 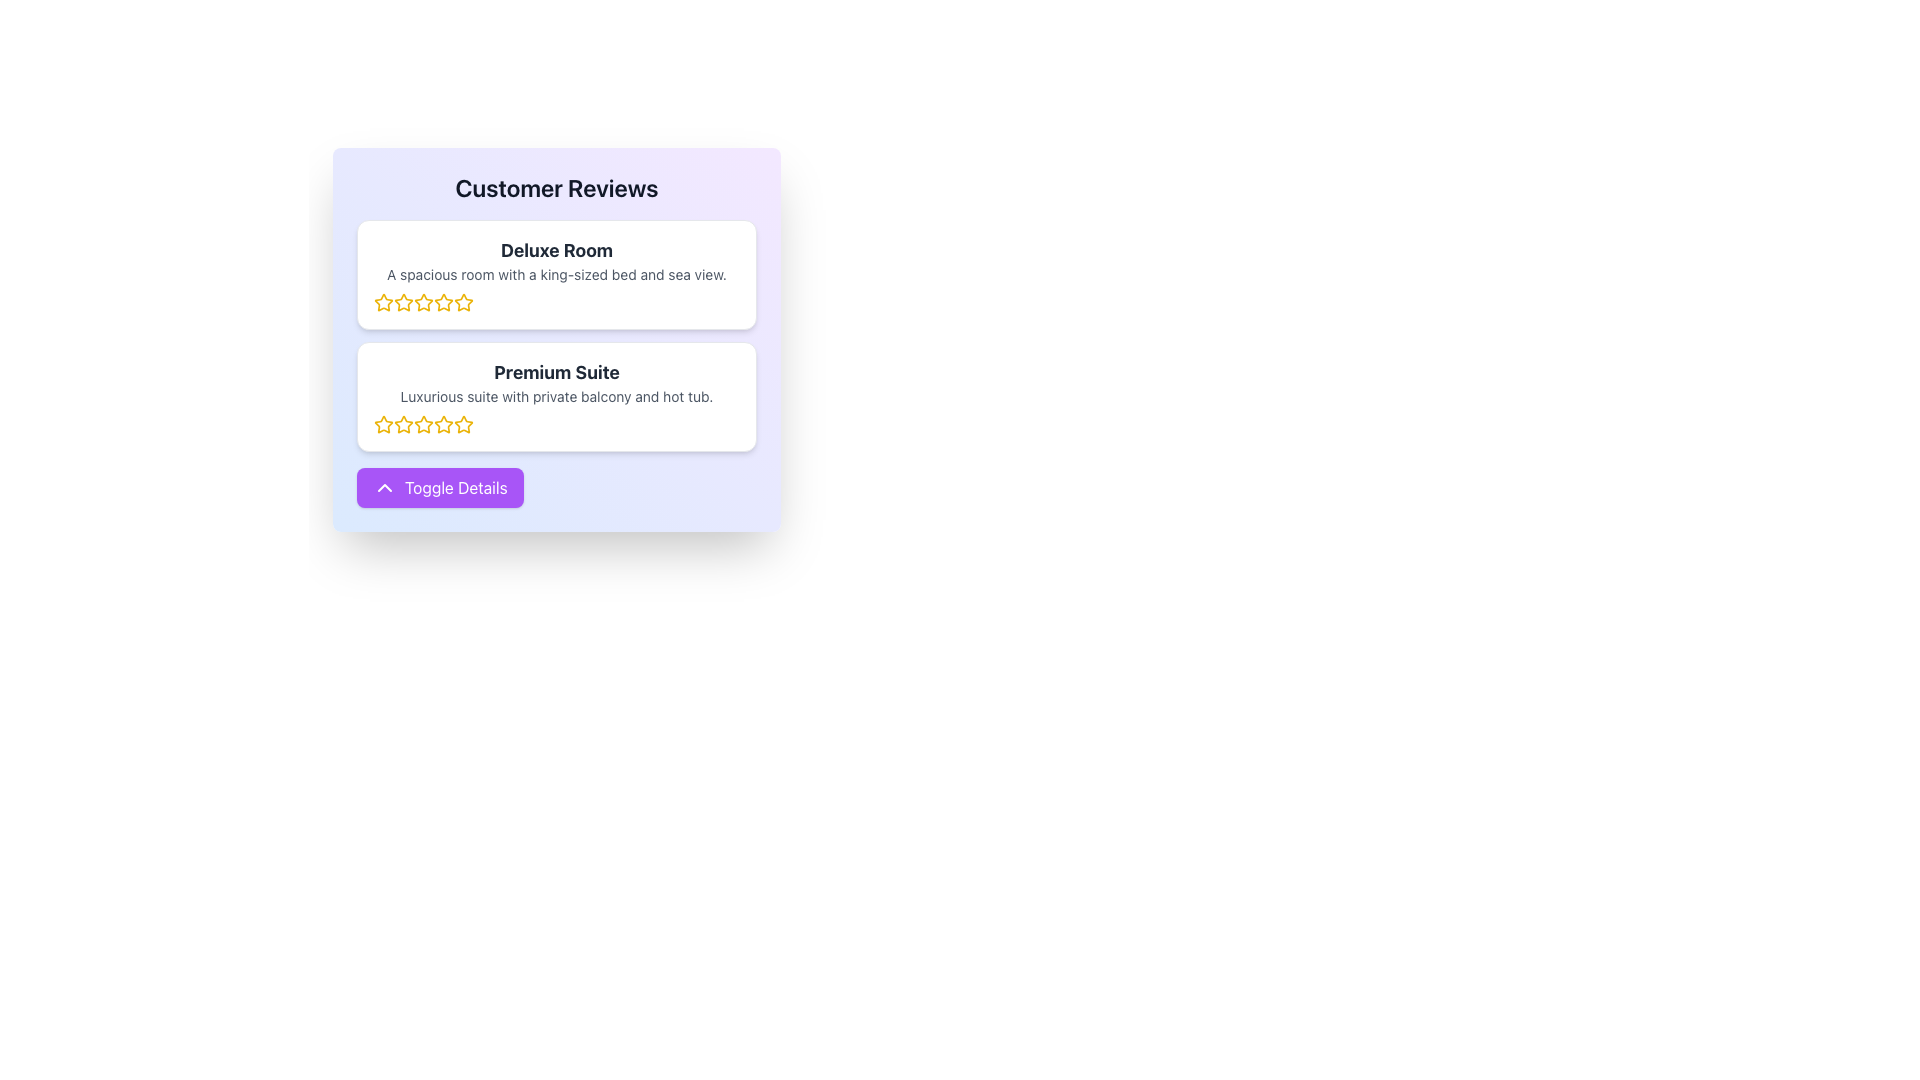 I want to click on the fifth star icon in the 5-star rating system for the 'Deluxe Room' in the 'Customer Reviews' section, so click(x=463, y=303).